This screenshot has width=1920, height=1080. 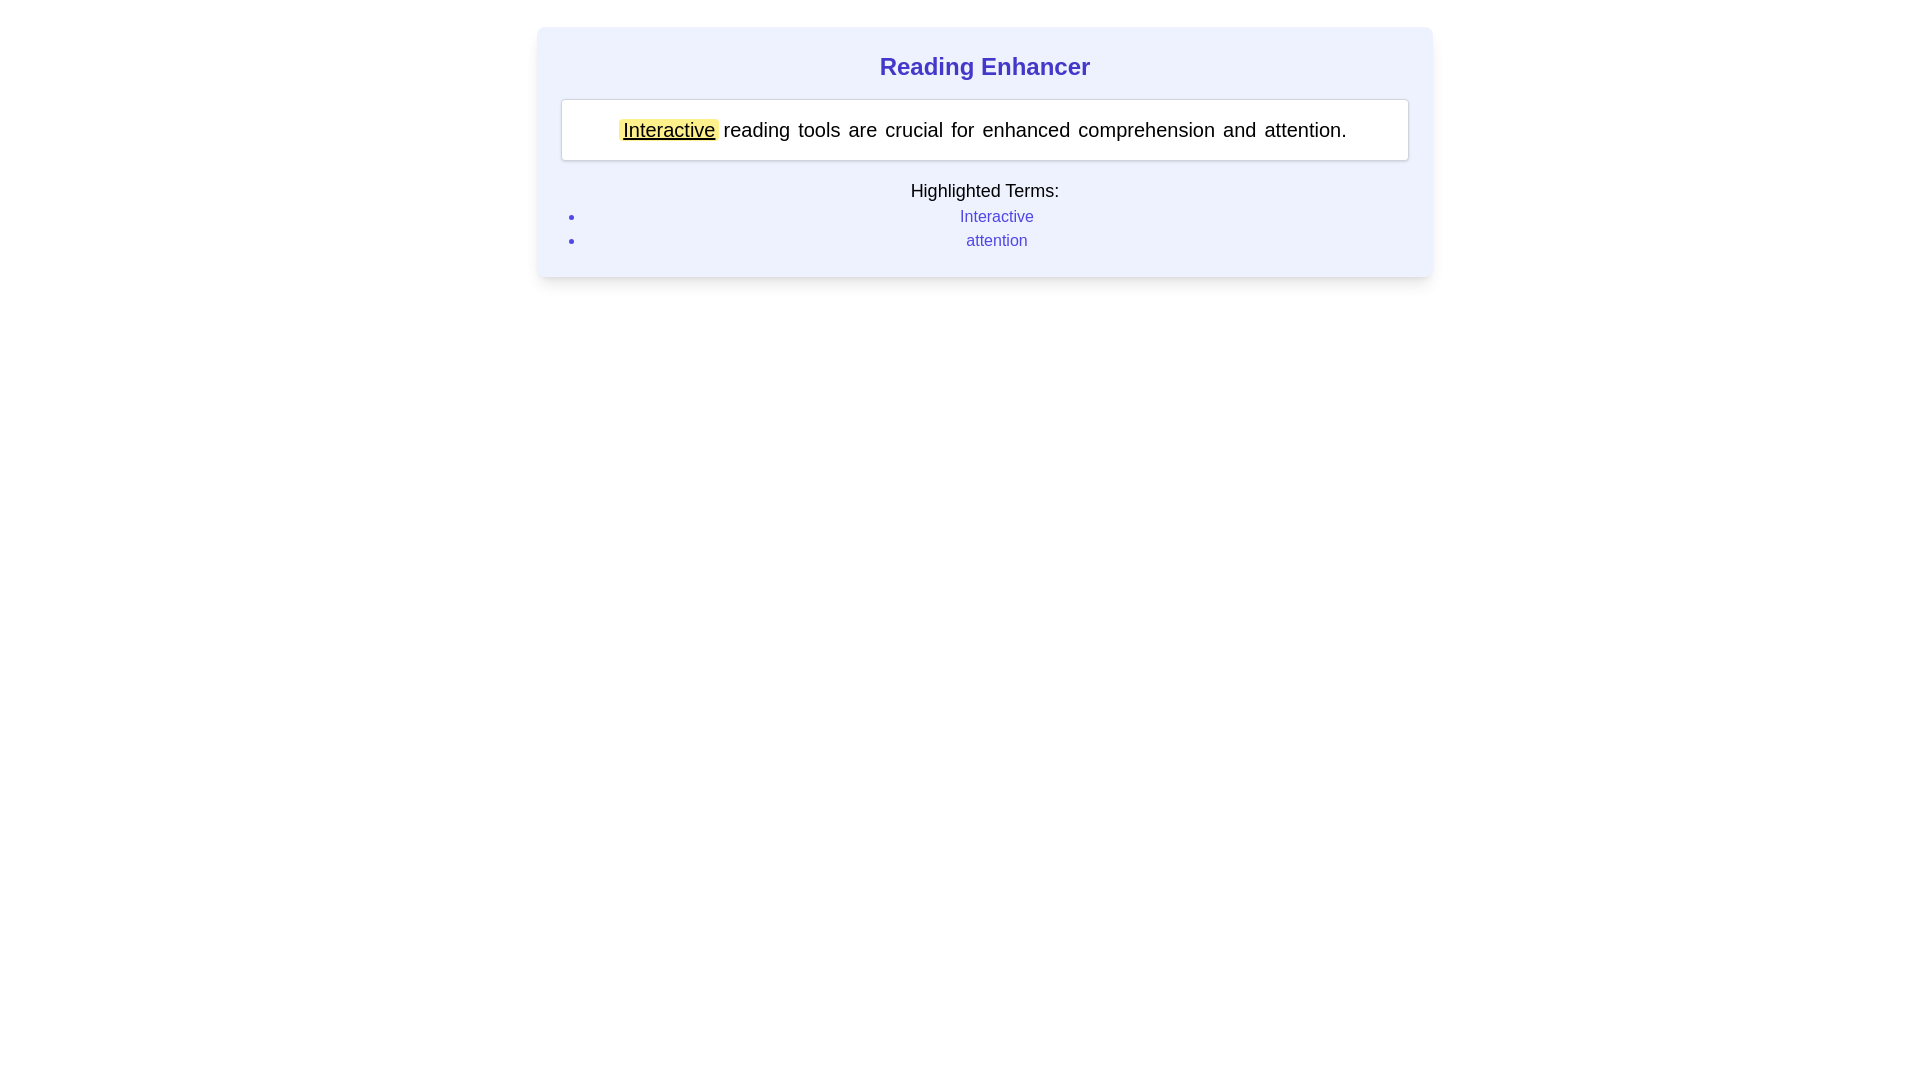 What do you see at coordinates (1026, 130) in the screenshot?
I see `text element displaying the word 'enhanced', which is positioned within the sentence 'Interactive reading tools are crucial for enhanced comprehension and attention.'` at bounding box center [1026, 130].